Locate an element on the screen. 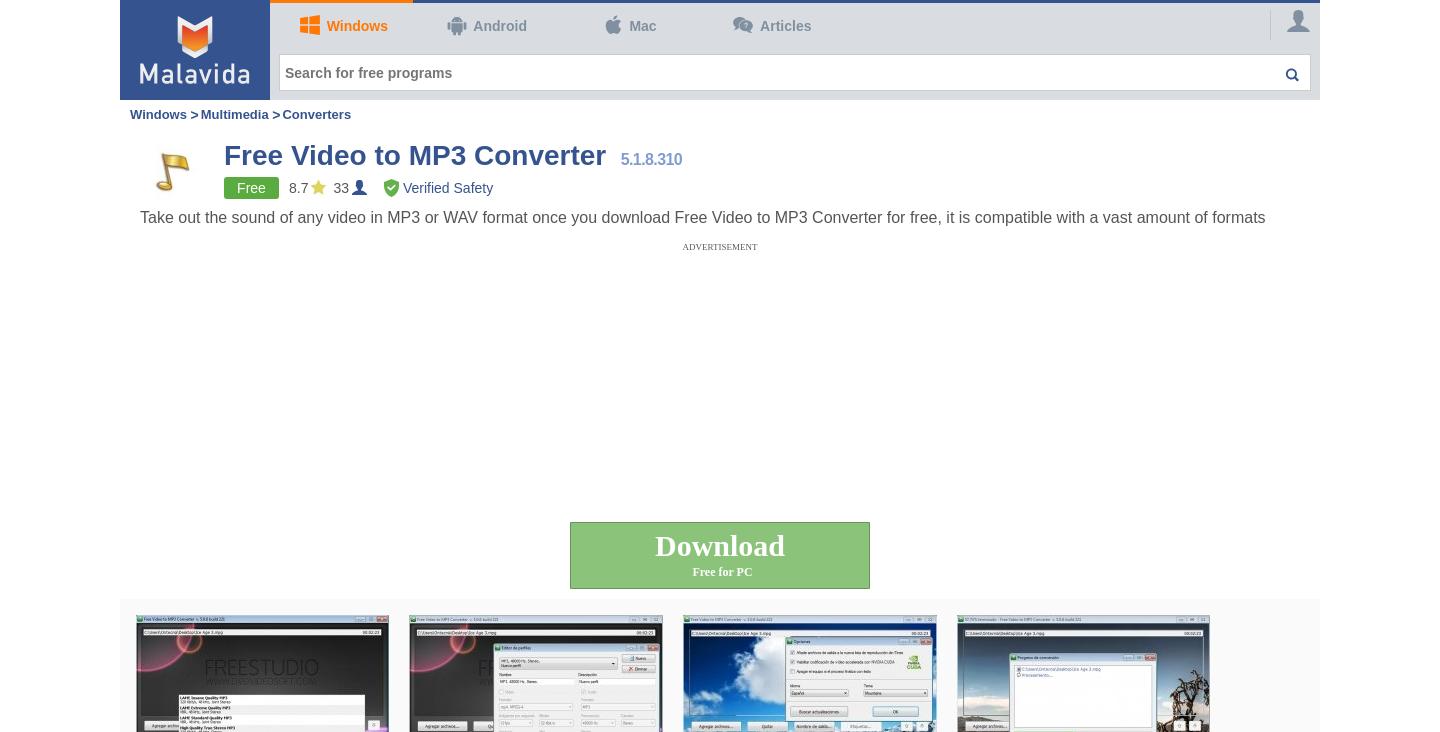 Image resolution: width=1440 pixels, height=732 pixels. '5.1.8.310' is located at coordinates (650, 159).